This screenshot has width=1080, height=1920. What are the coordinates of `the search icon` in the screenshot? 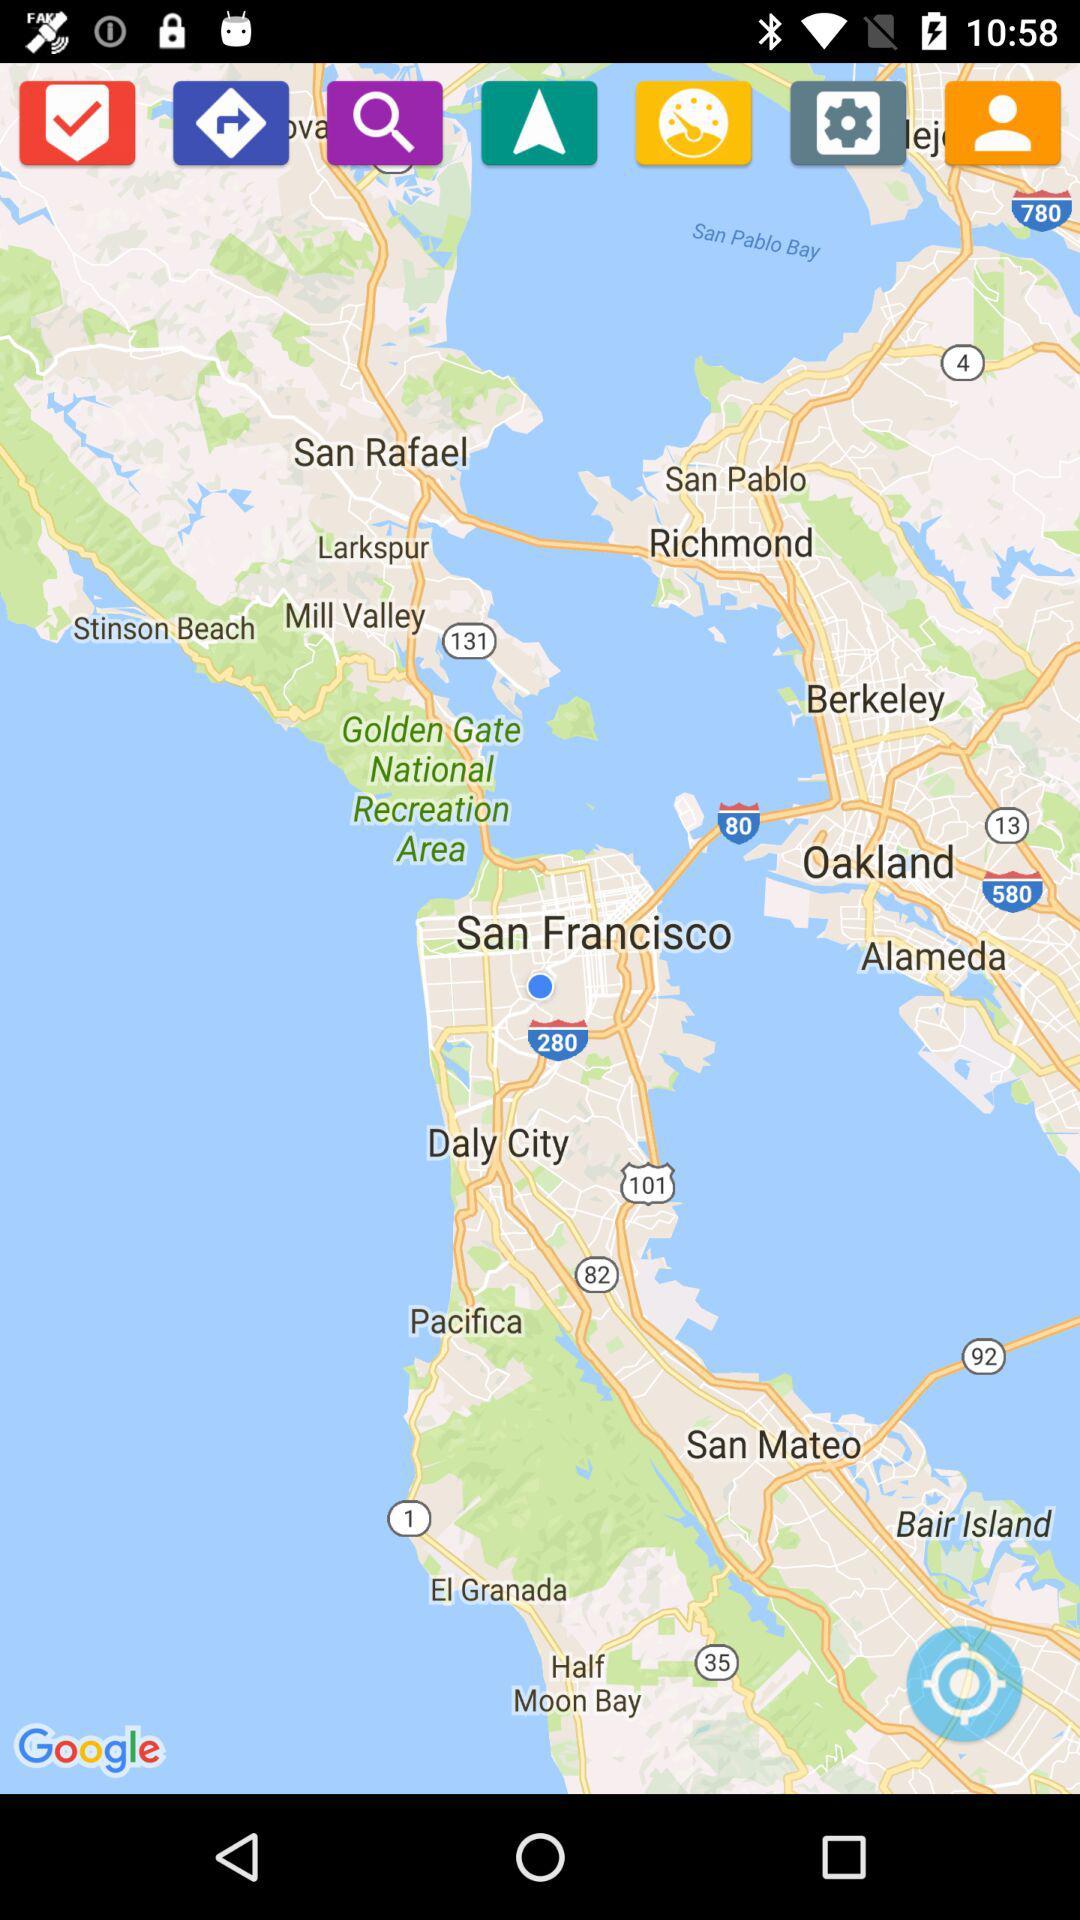 It's located at (384, 121).